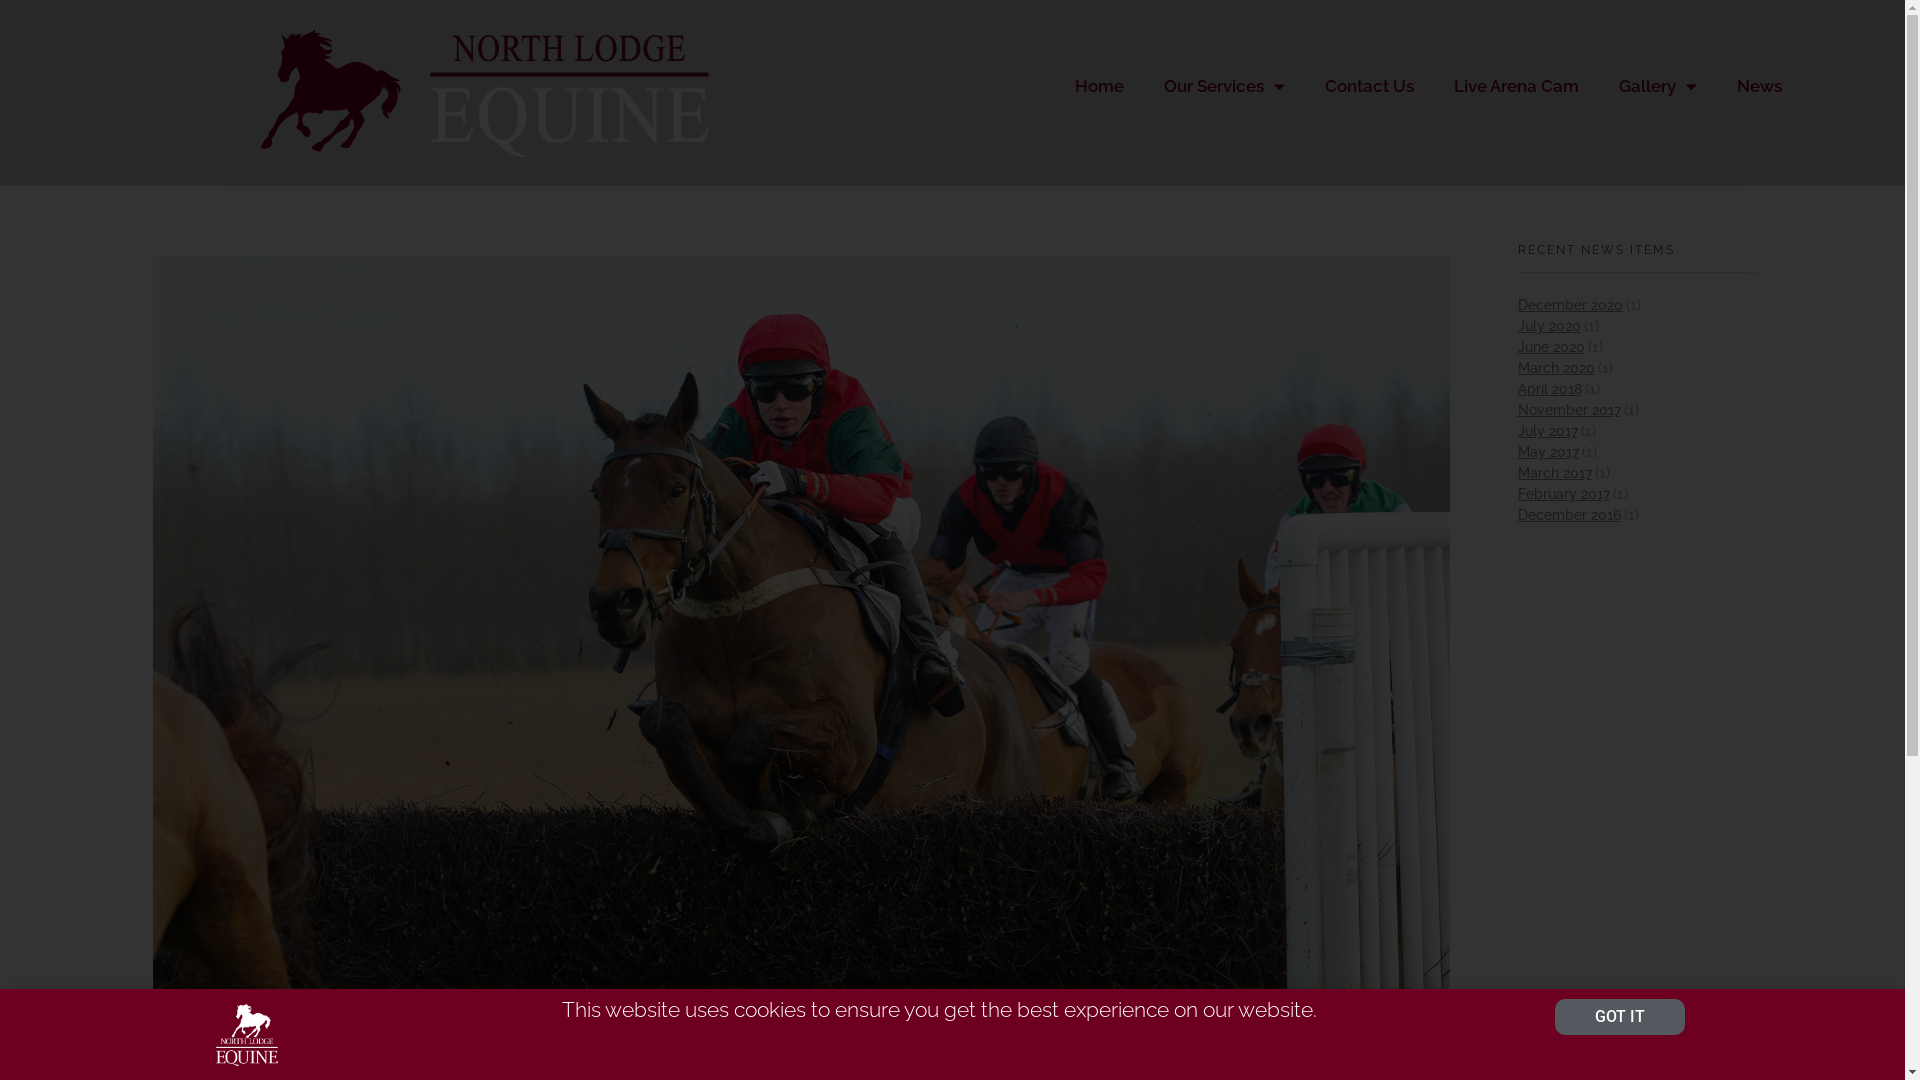 The width and height of the screenshot is (1920, 1080). What do you see at coordinates (1569, 304) in the screenshot?
I see `'December 2020'` at bounding box center [1569, 304].